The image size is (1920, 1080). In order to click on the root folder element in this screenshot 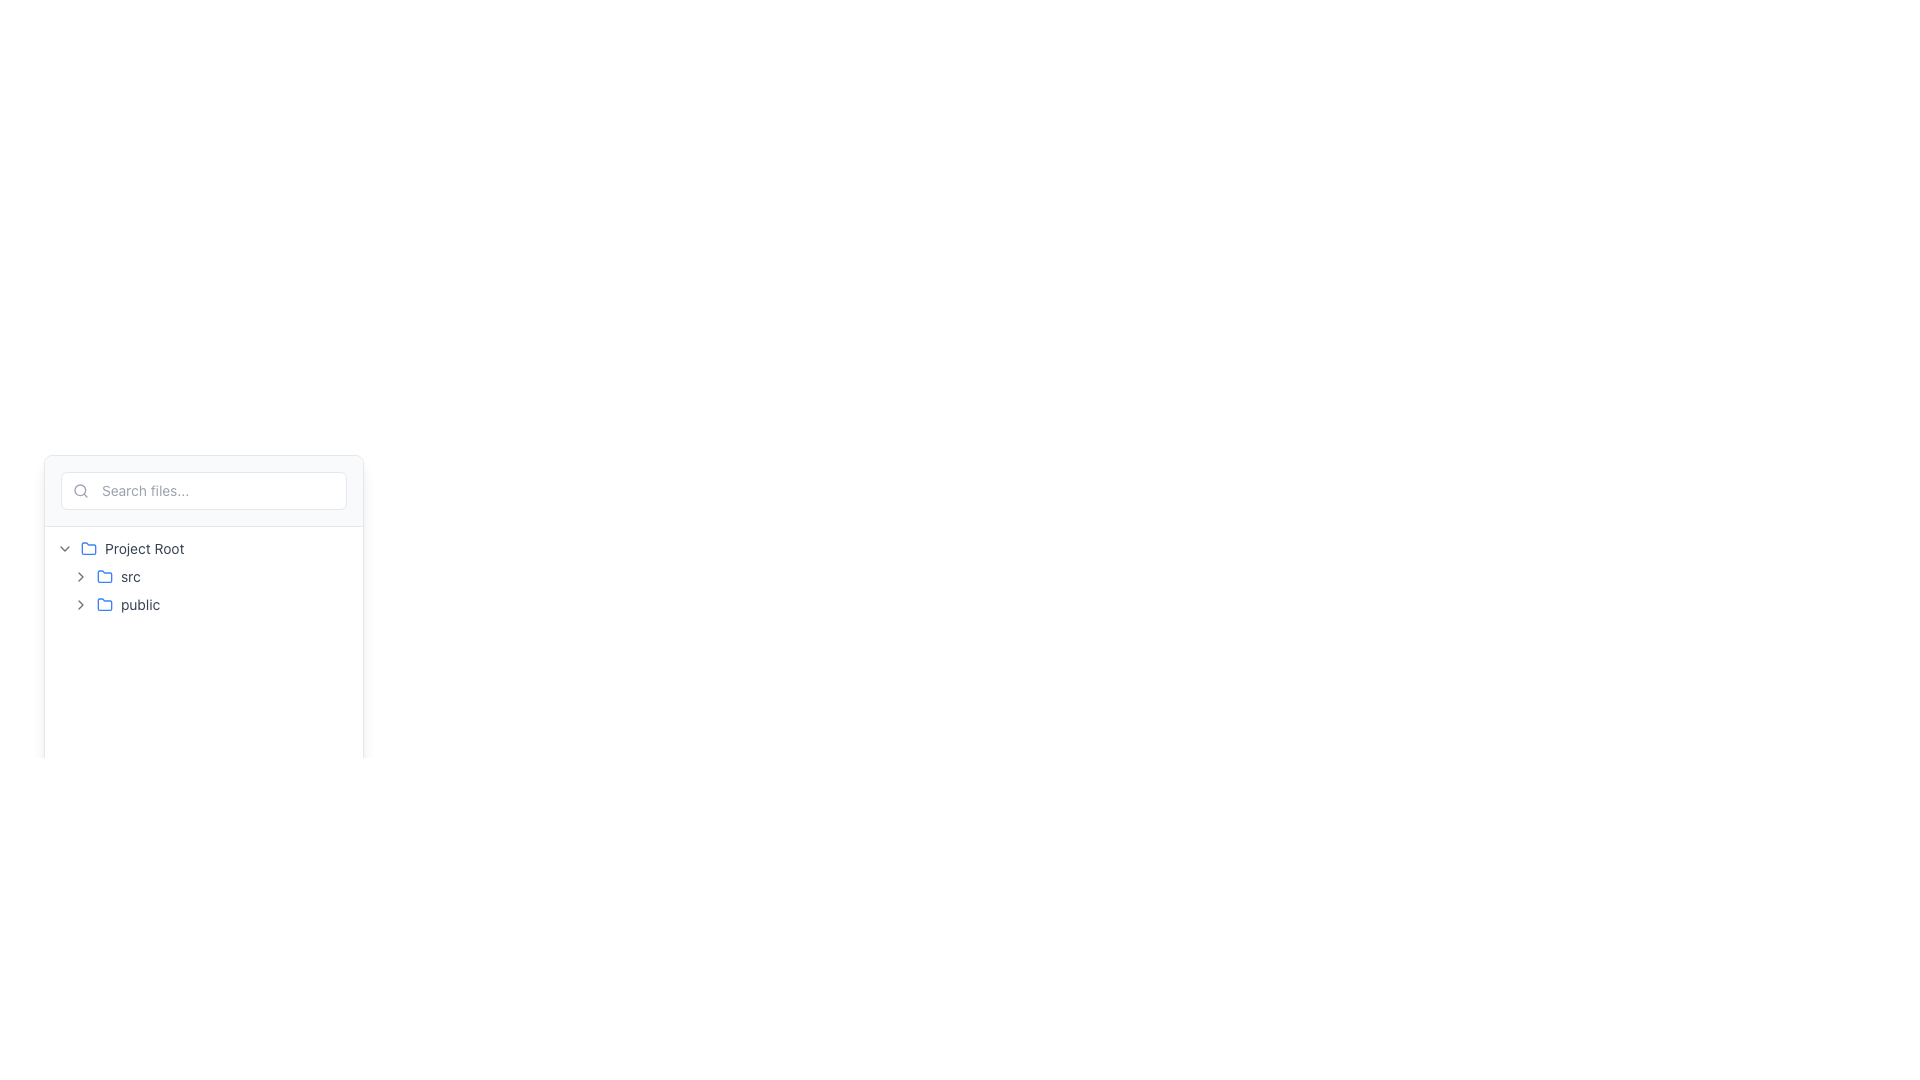, I will do `click(203, 548)`.